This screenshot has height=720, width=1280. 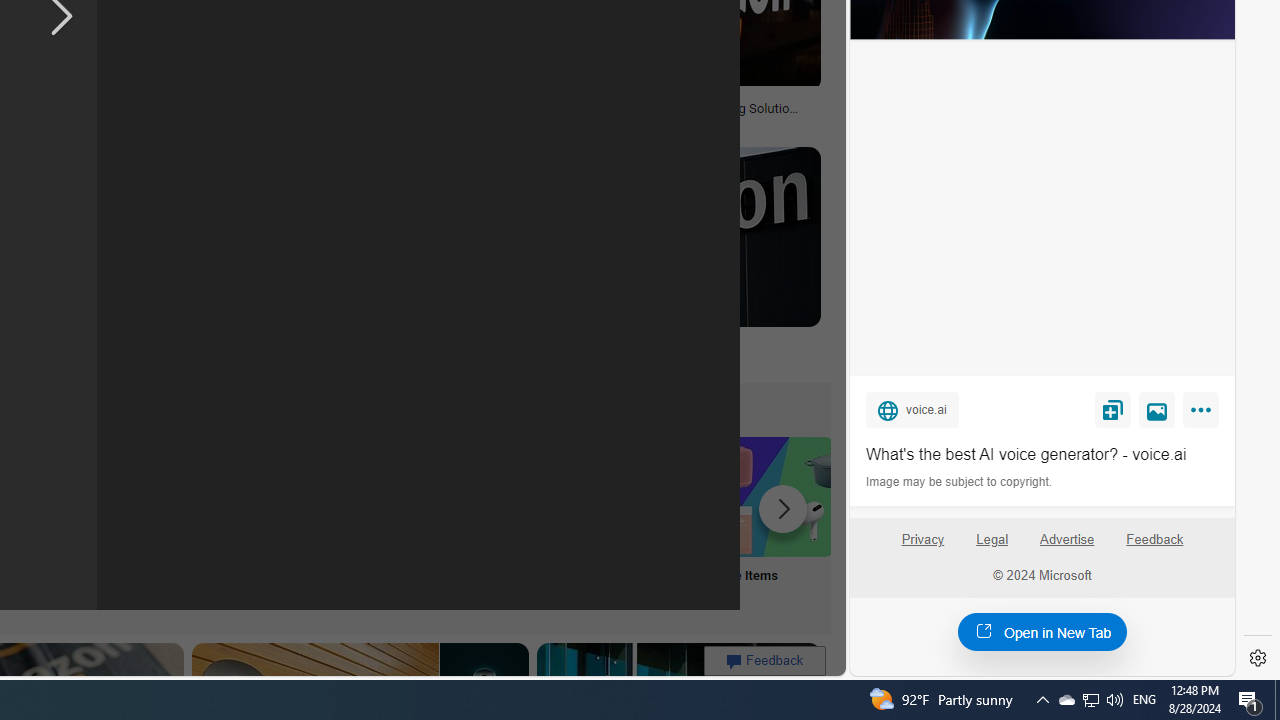 I want to click on 'Legal', so click(x=992, y=538).